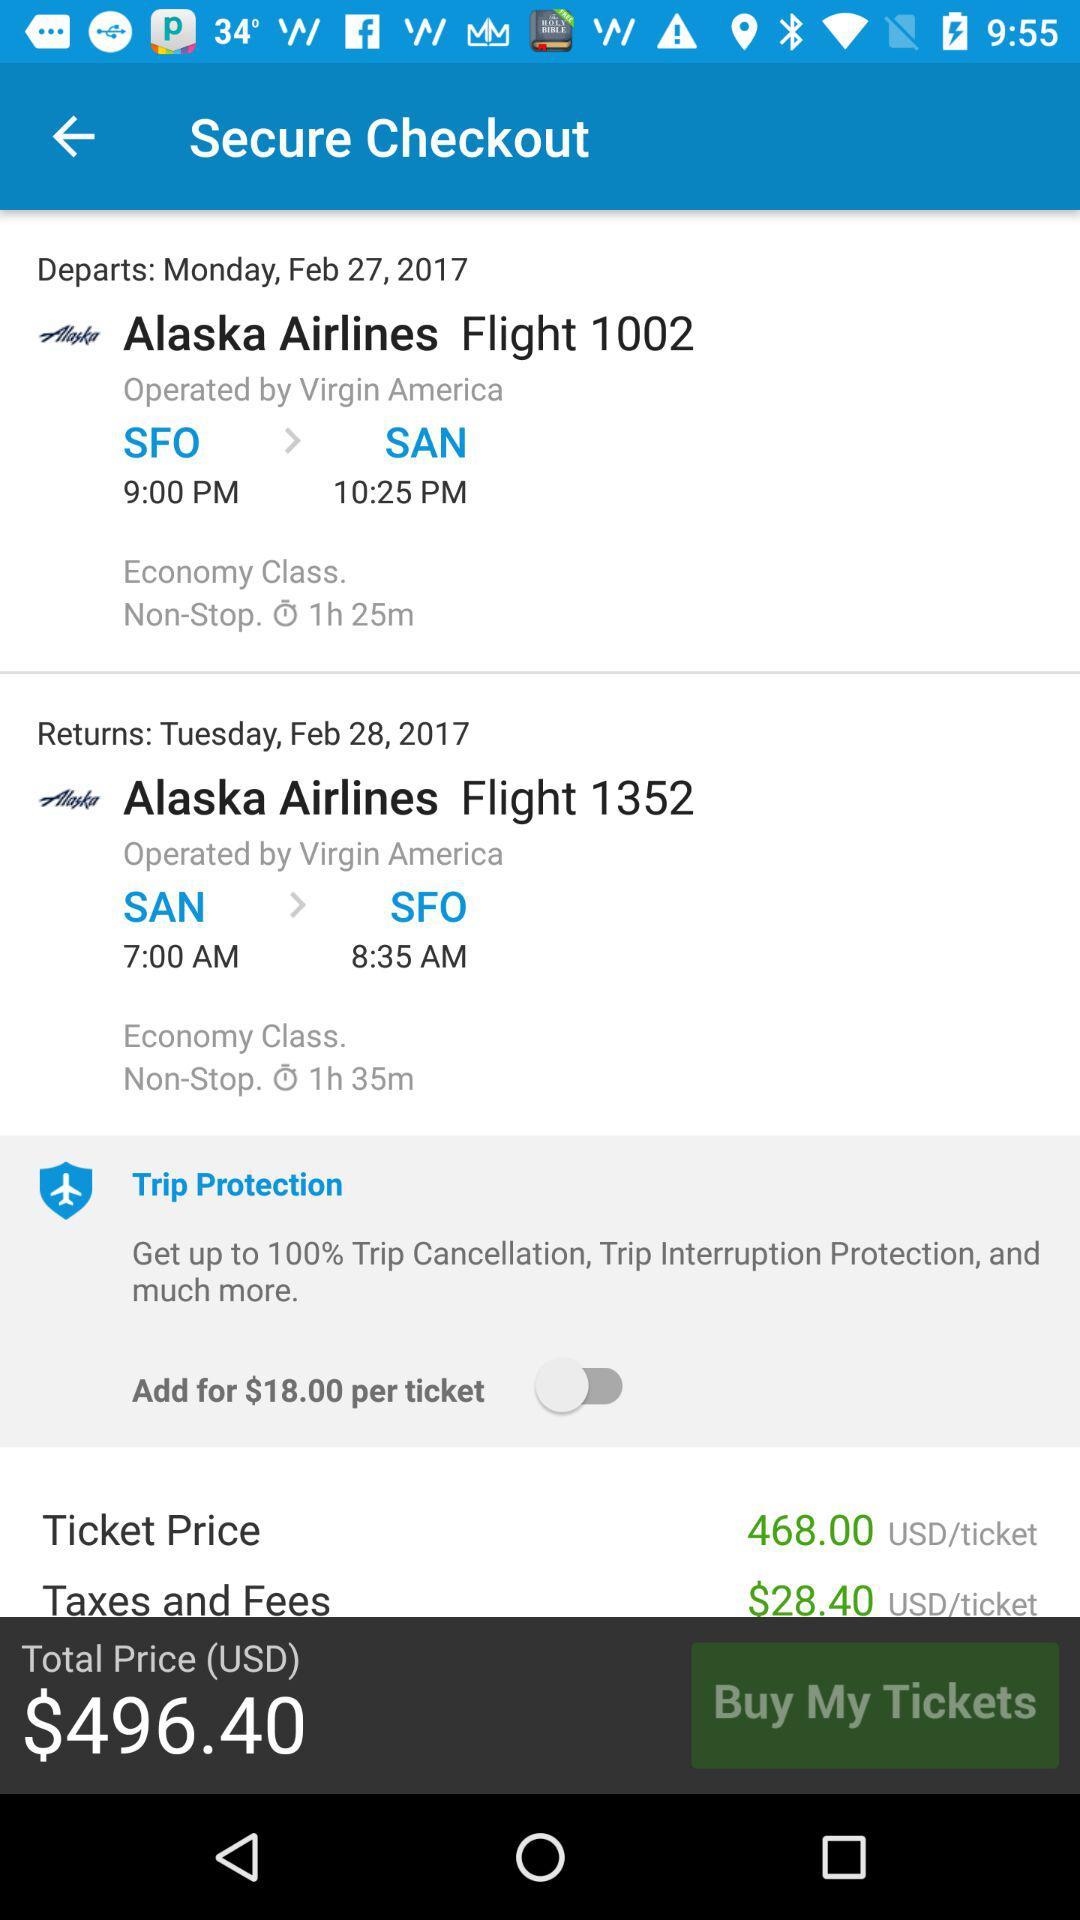 The image size is (1080, 1920). Describe the element at coordinates (587, 1384) in the screenshot. I see `the item to the right of the add for 18` at that location.